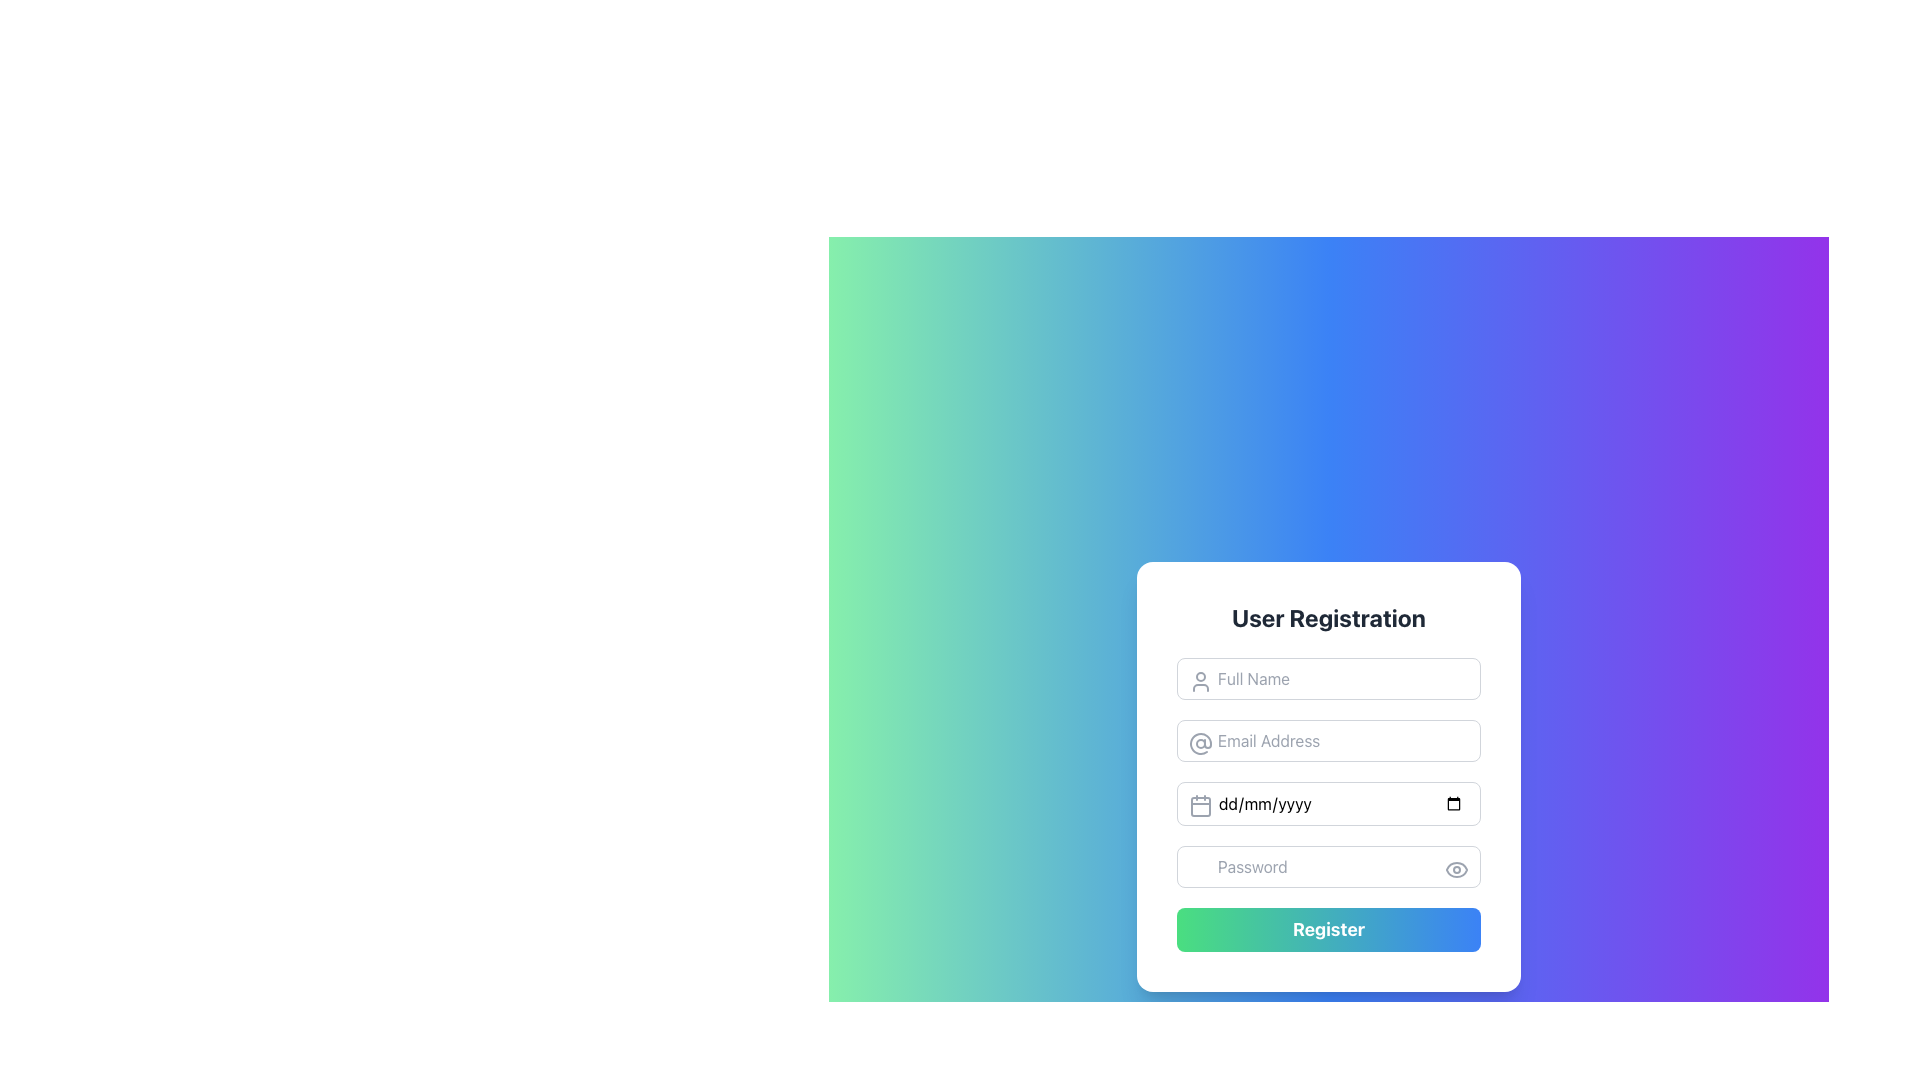 Image resolution: width=1920 pixels, height=1080 pixels. Describe the element at coordinates (1329, 929) in the screenshot. I see `the submission button located at the bottom center of the user registration form` at that location.